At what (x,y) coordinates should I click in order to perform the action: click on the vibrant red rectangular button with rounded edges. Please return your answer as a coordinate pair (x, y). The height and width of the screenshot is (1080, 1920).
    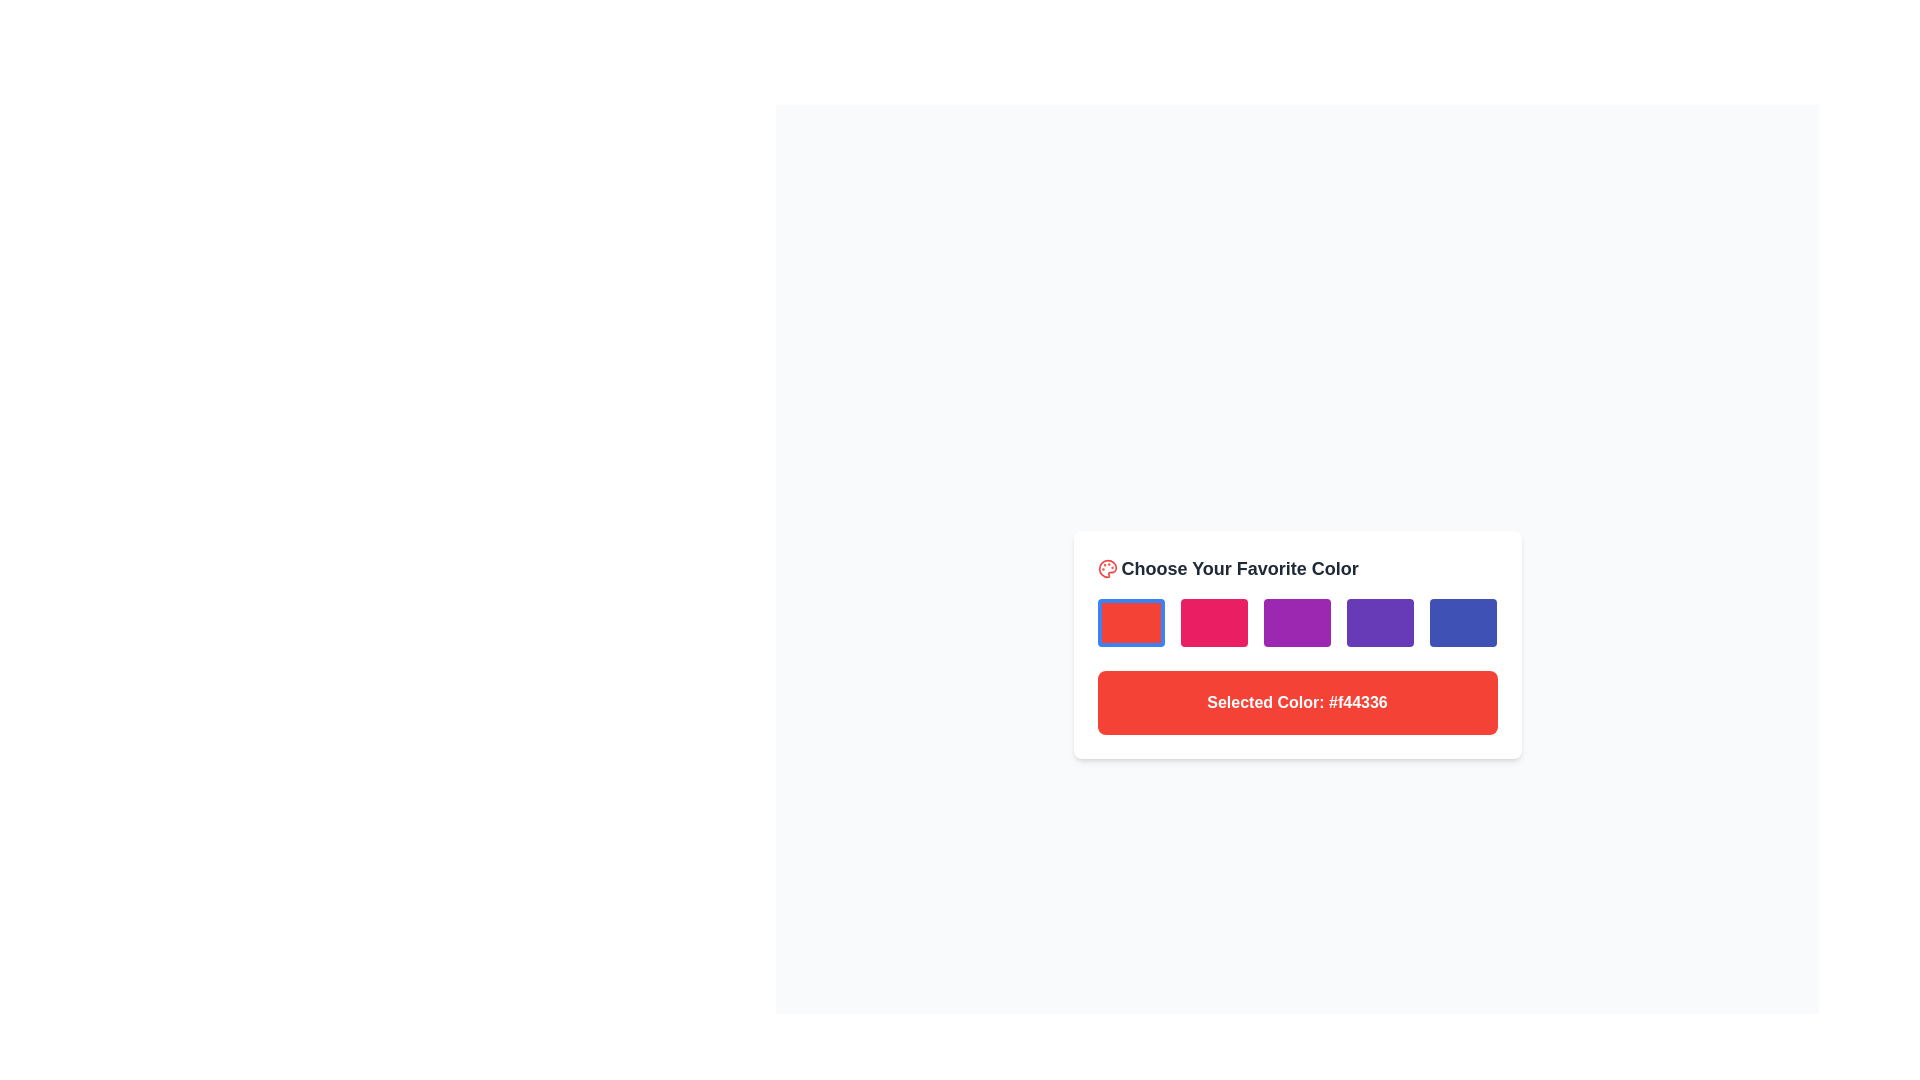
    Looking at the image, I should click on (1131, 622).